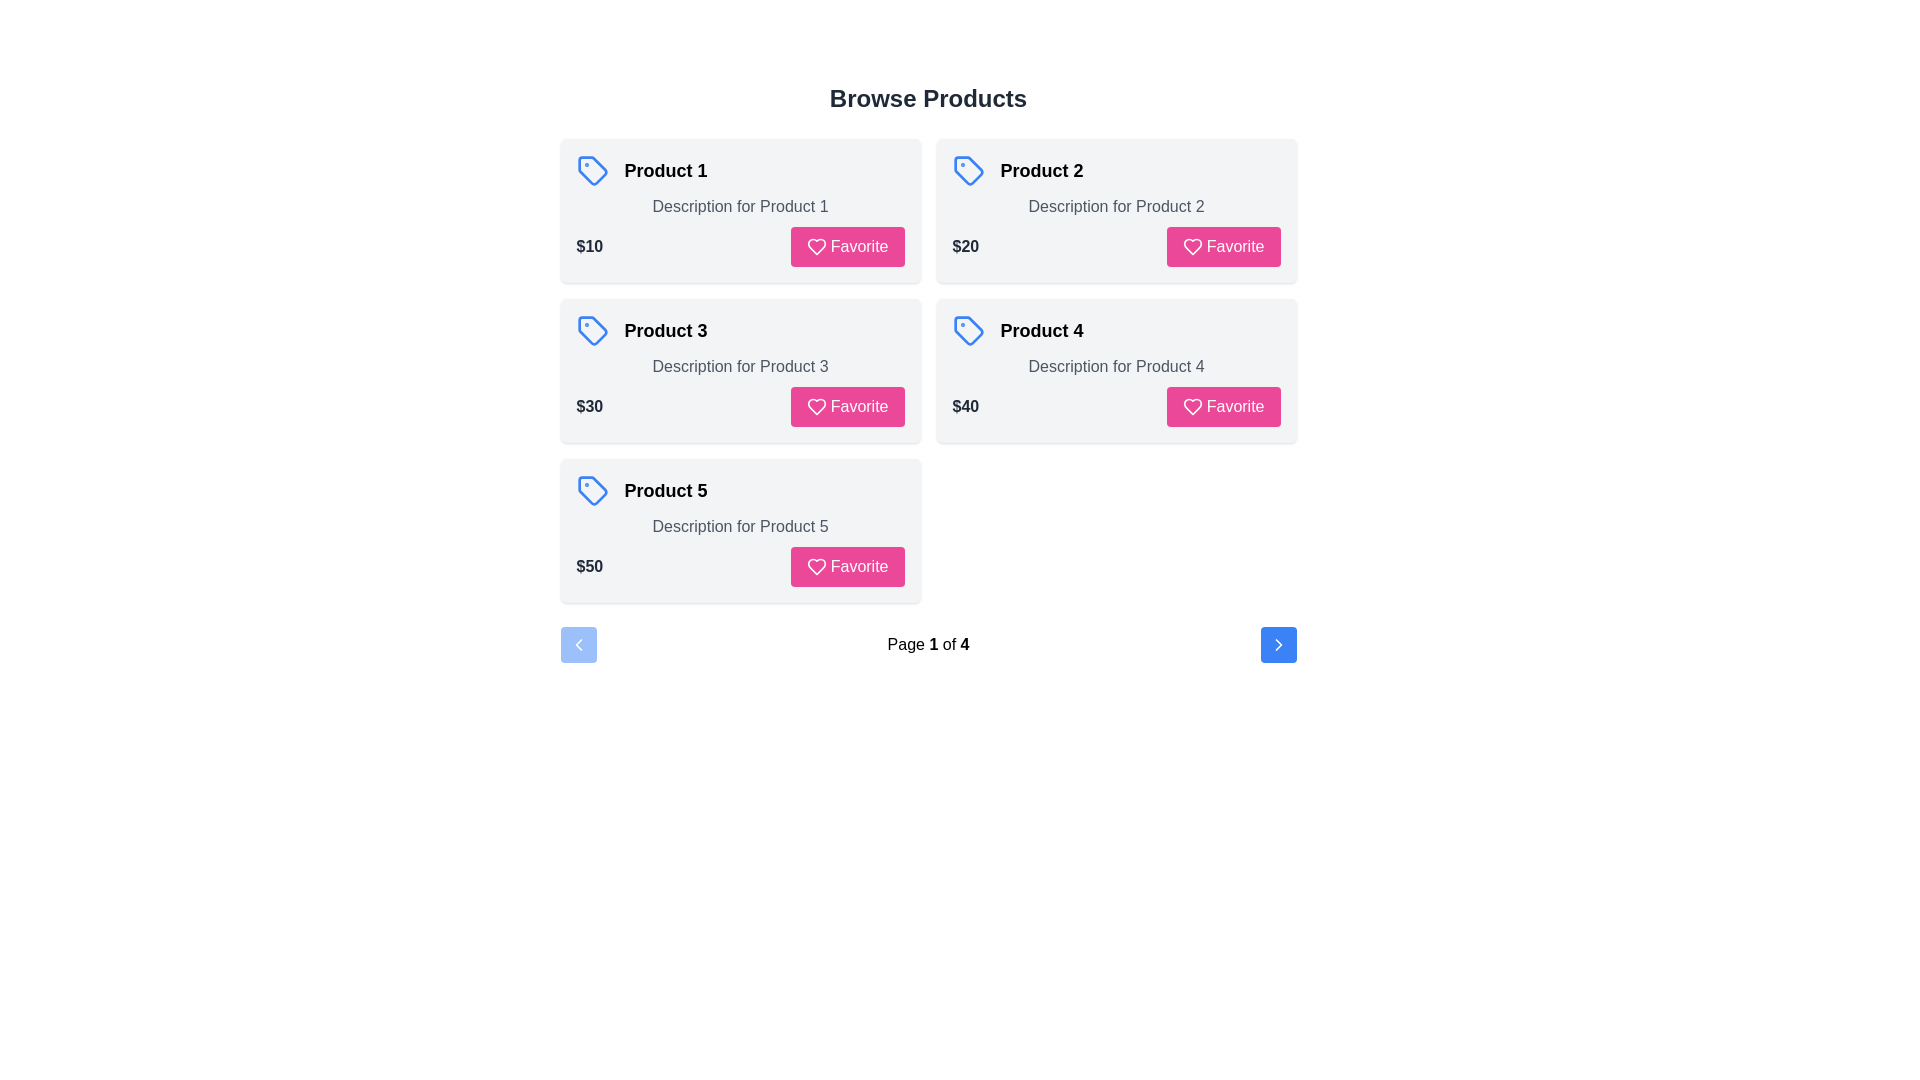  What do you see at coordinates (968, 169) in the screenshot?
I see `the blue outlined icon resembling a stylized tag next to the text 'Product 2'` at bounding box center [968, 169].